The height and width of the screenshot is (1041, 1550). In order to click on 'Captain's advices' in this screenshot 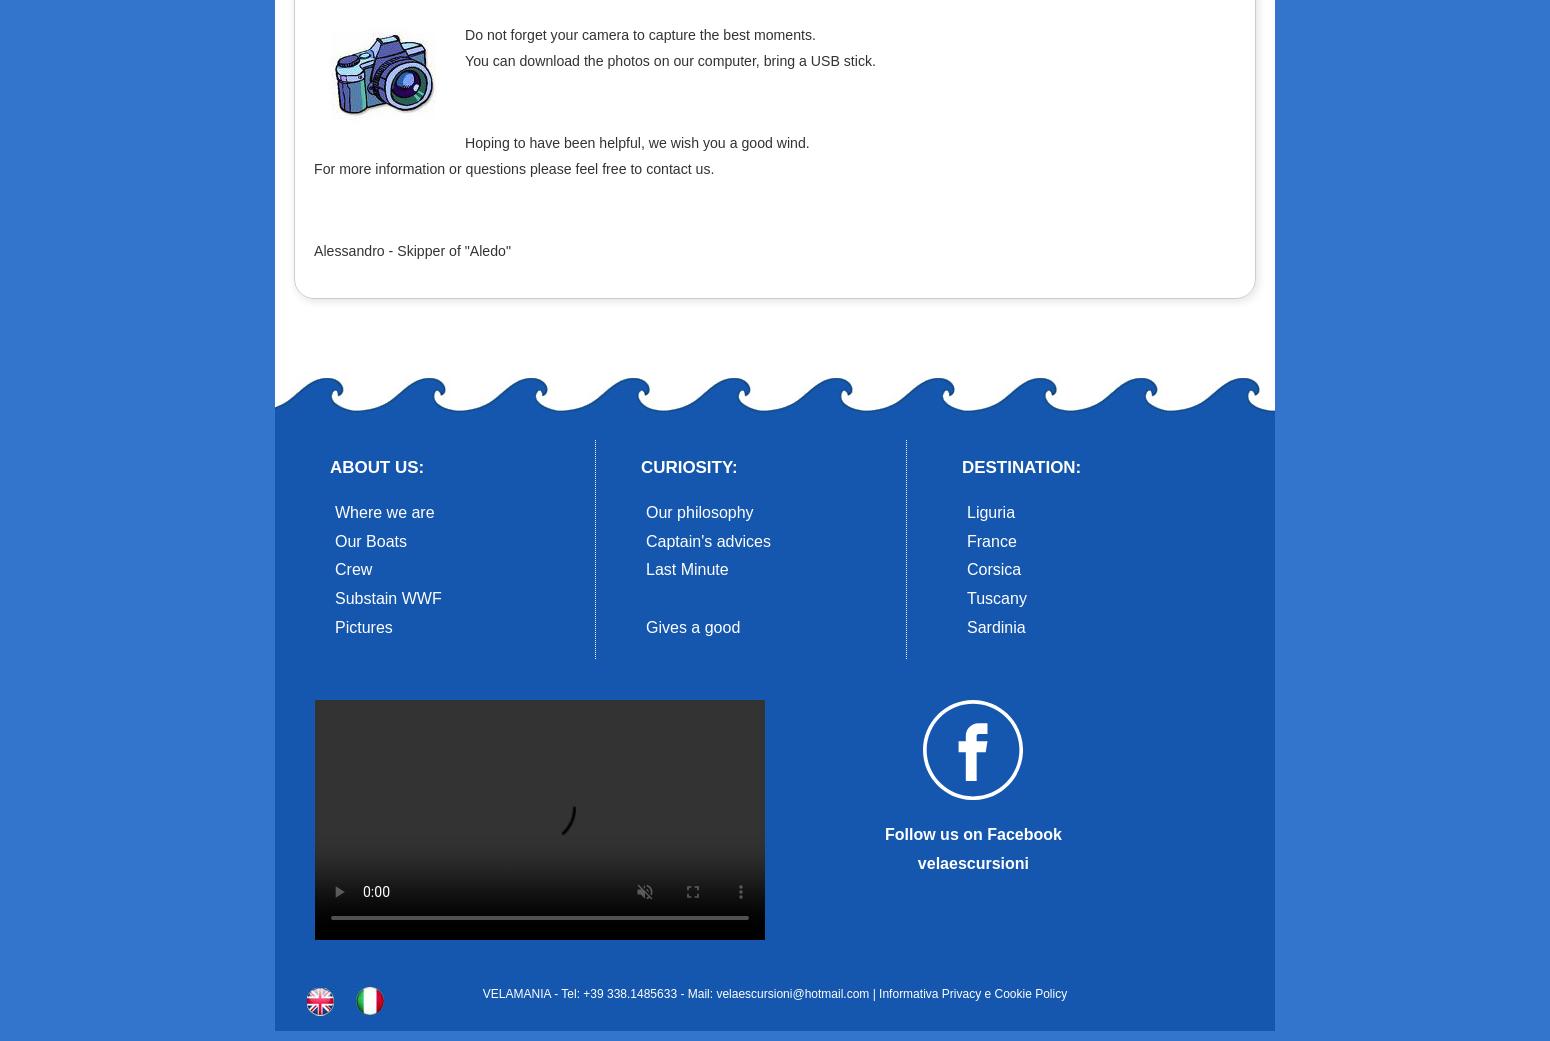, I will do `click(708, 540)`.